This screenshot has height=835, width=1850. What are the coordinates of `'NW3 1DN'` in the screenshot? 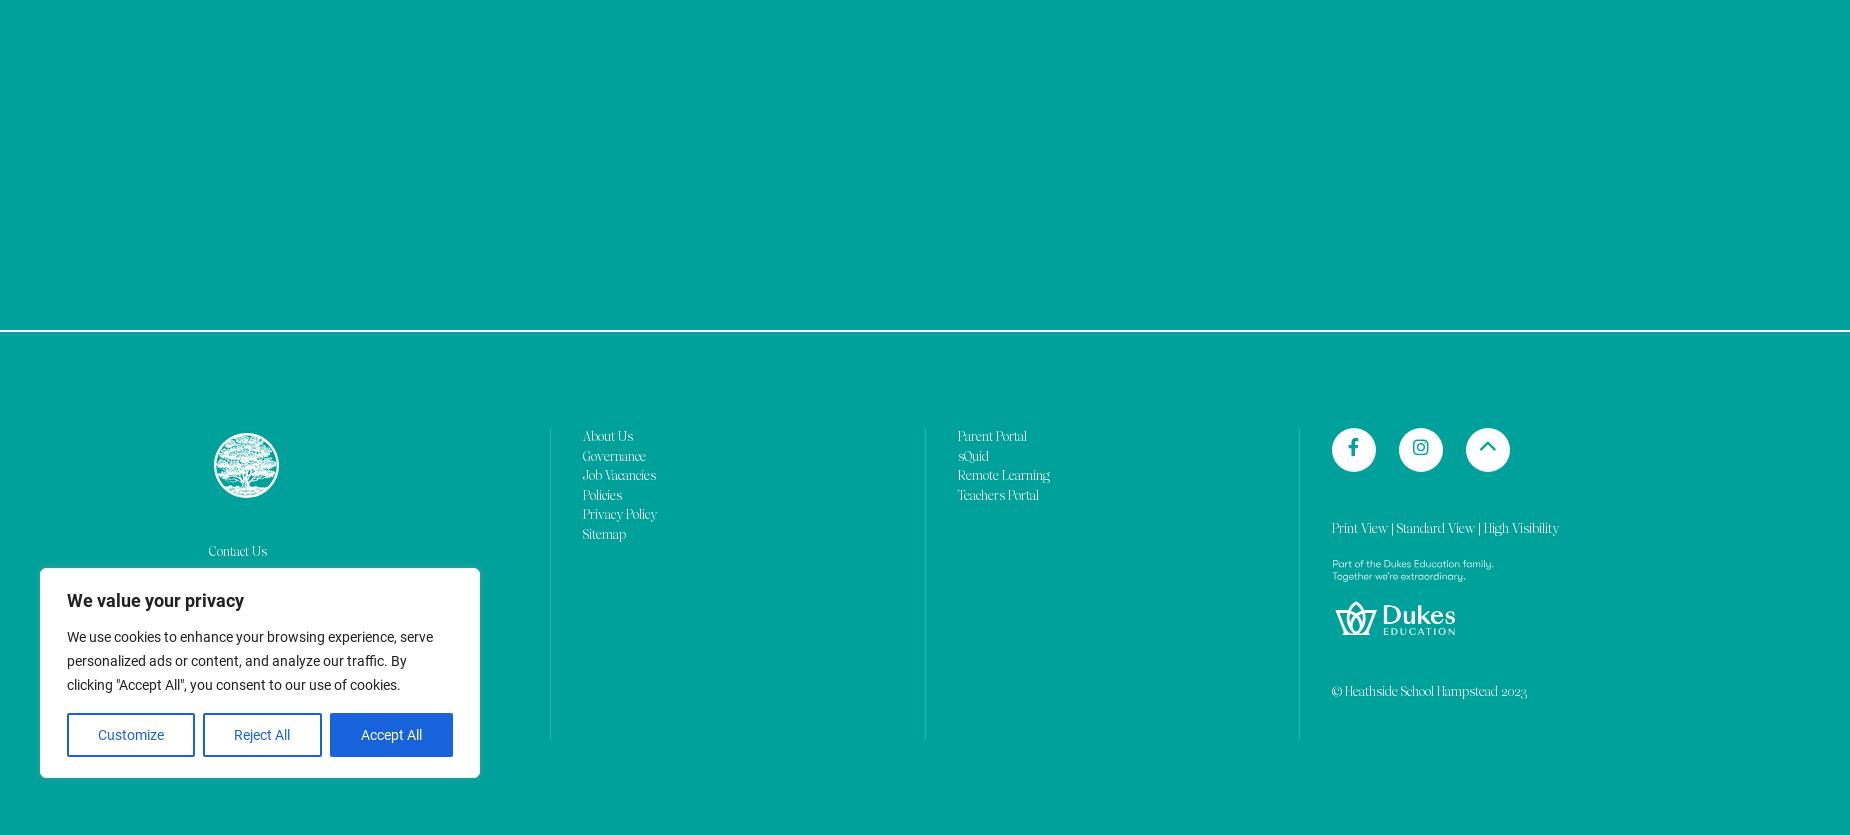 It's located at (233, 161).